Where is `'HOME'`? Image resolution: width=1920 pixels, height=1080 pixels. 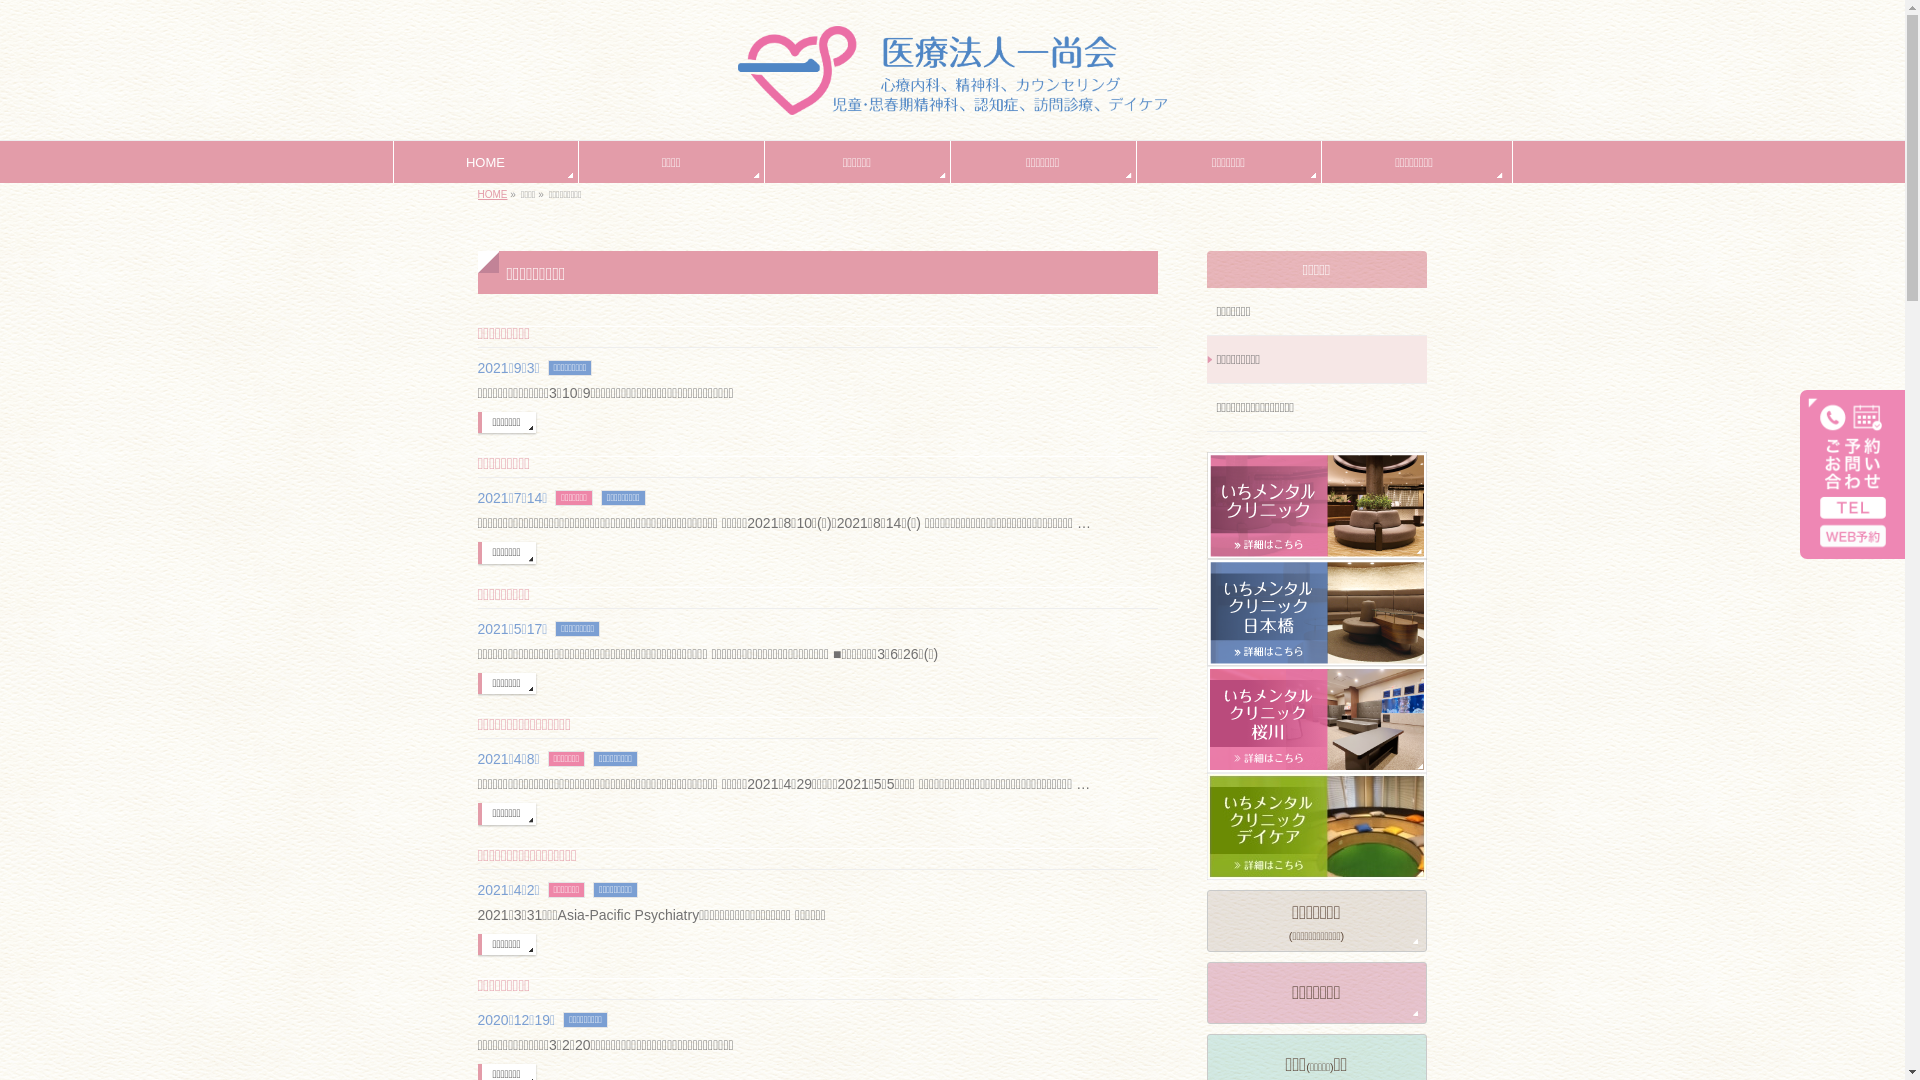 'HOME' is located at coordinates (484, 161).